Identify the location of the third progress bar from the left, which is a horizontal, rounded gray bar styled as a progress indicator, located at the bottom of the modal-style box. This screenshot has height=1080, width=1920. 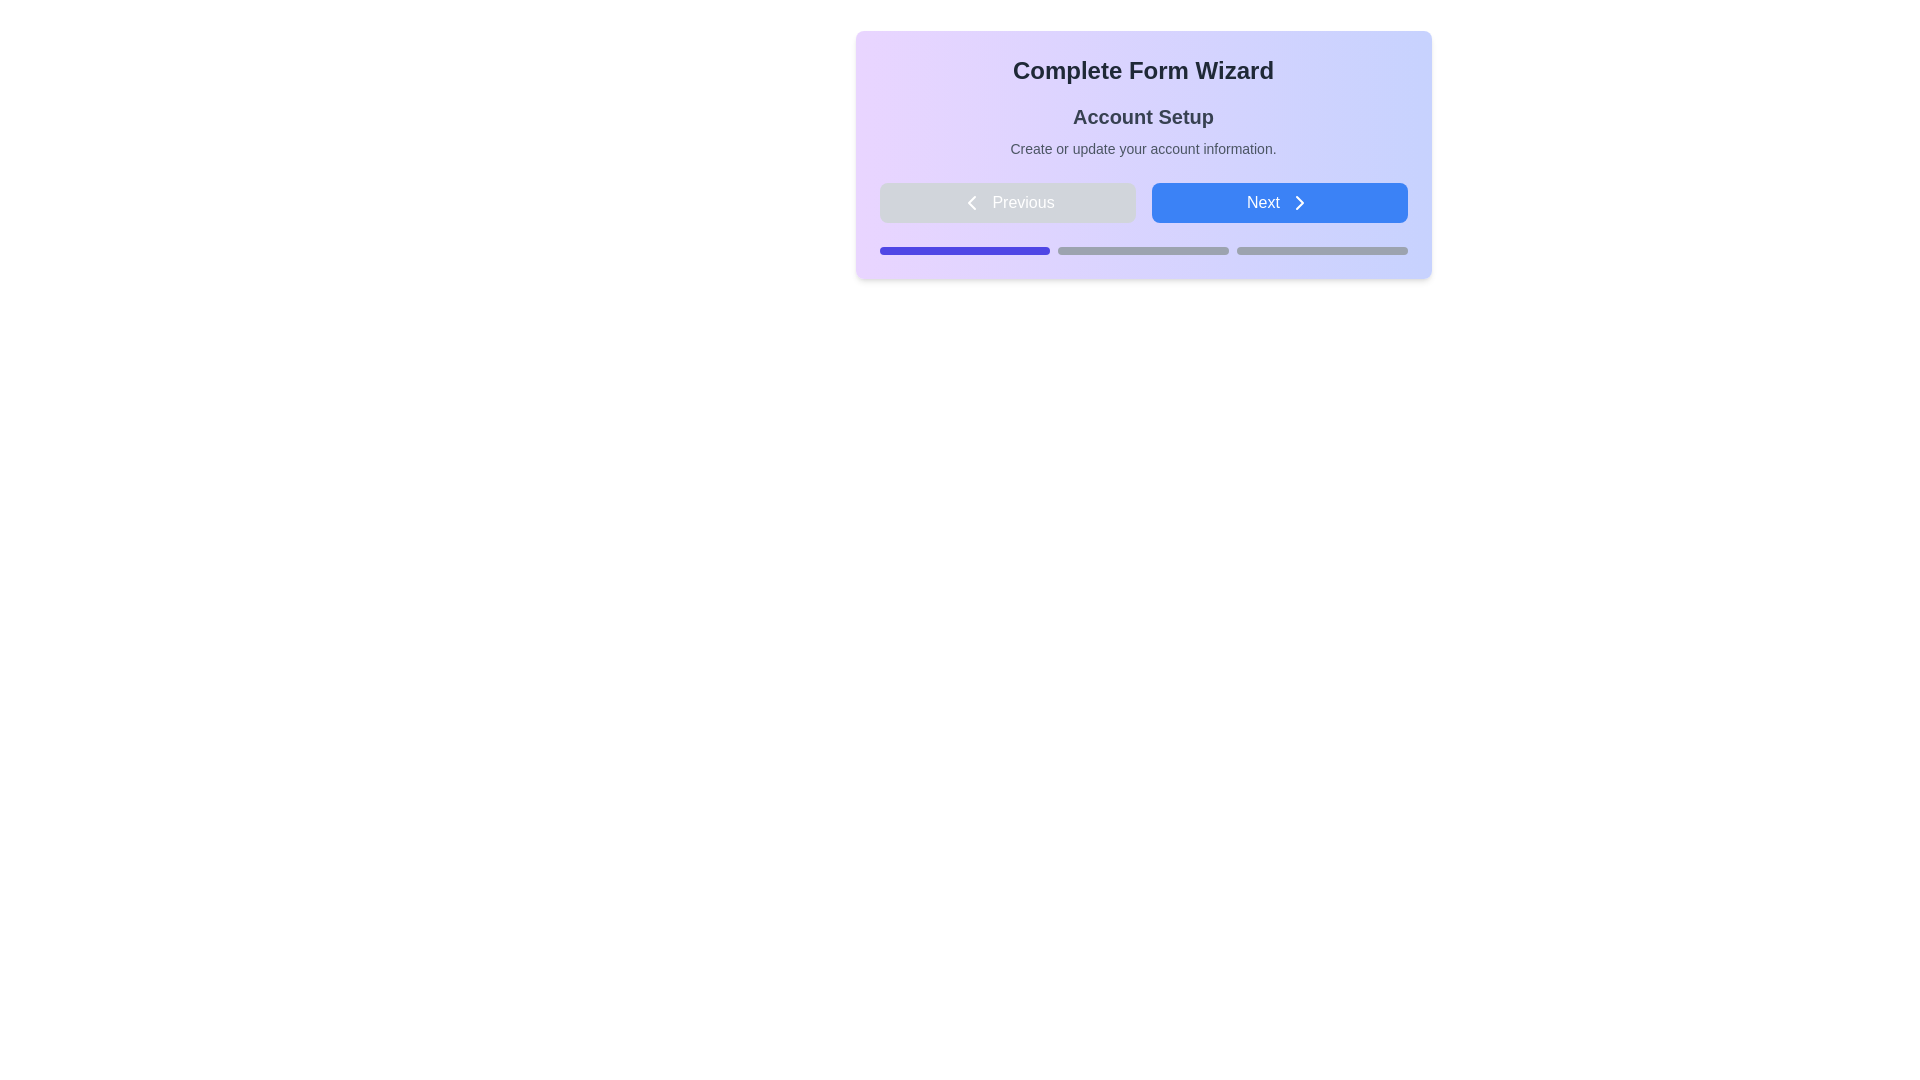
(1322, 249).